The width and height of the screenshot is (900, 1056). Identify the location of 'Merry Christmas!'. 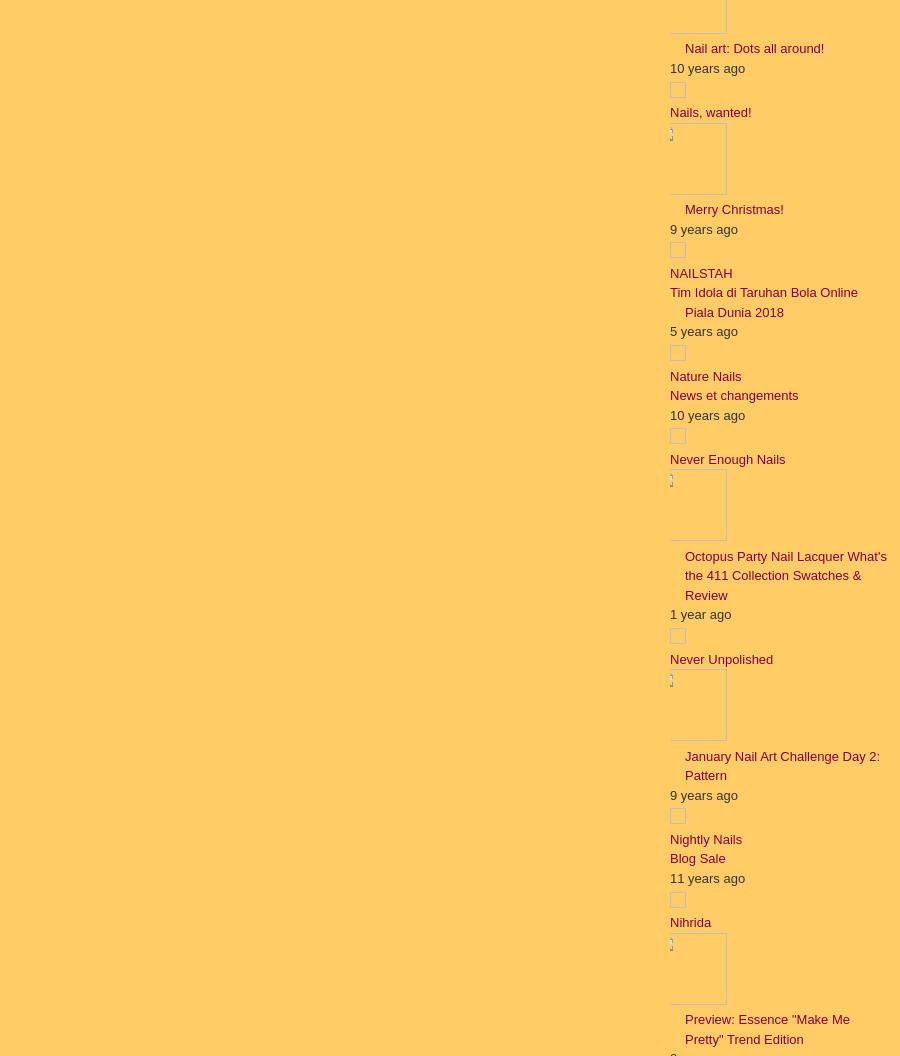
(733, 208).